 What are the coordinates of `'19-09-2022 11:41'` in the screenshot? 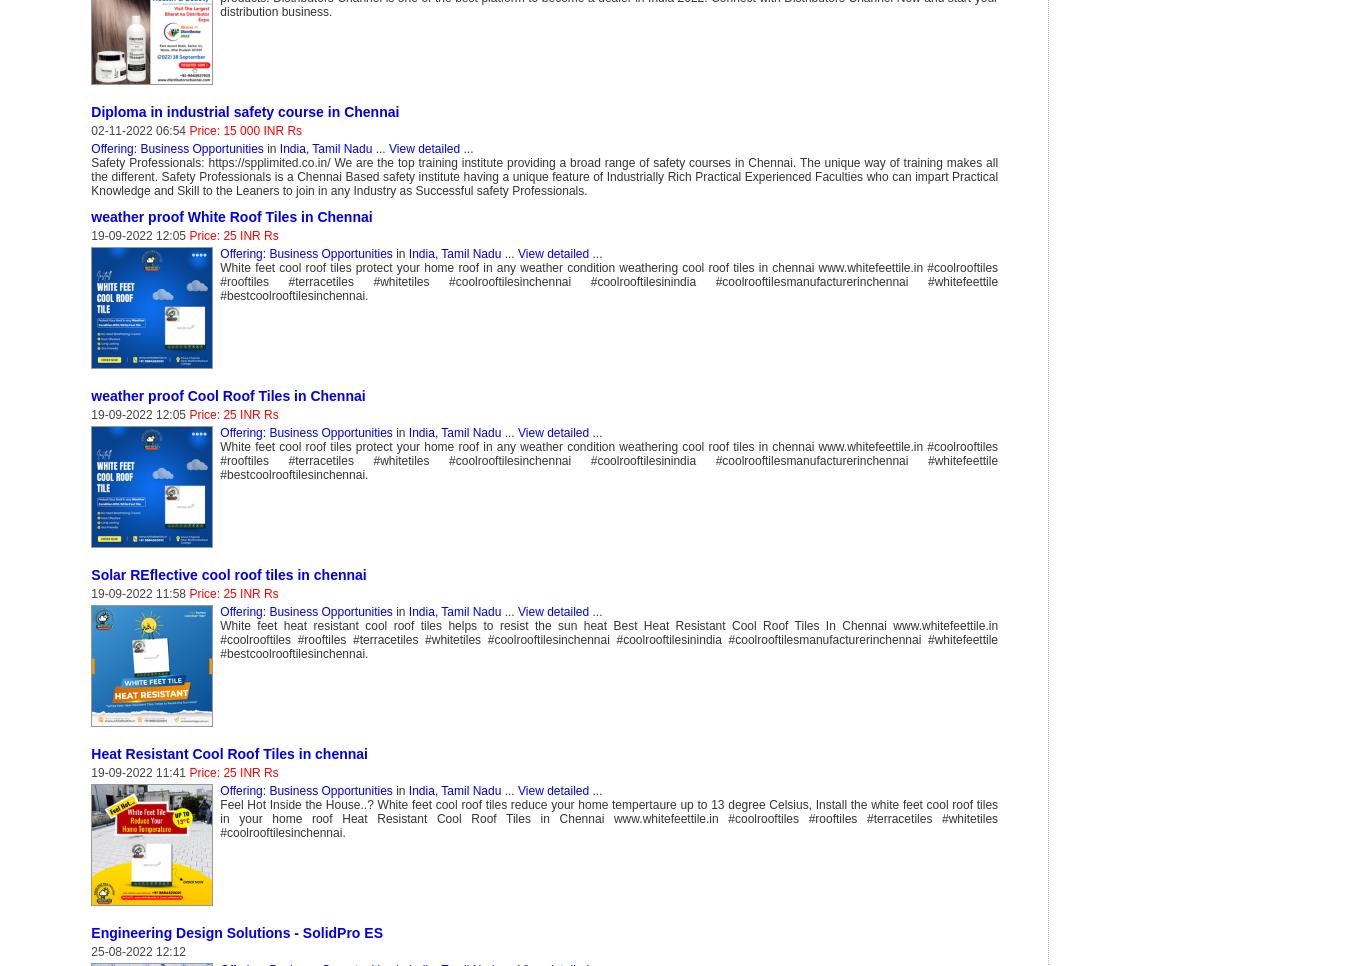 It's located at (139, 771).